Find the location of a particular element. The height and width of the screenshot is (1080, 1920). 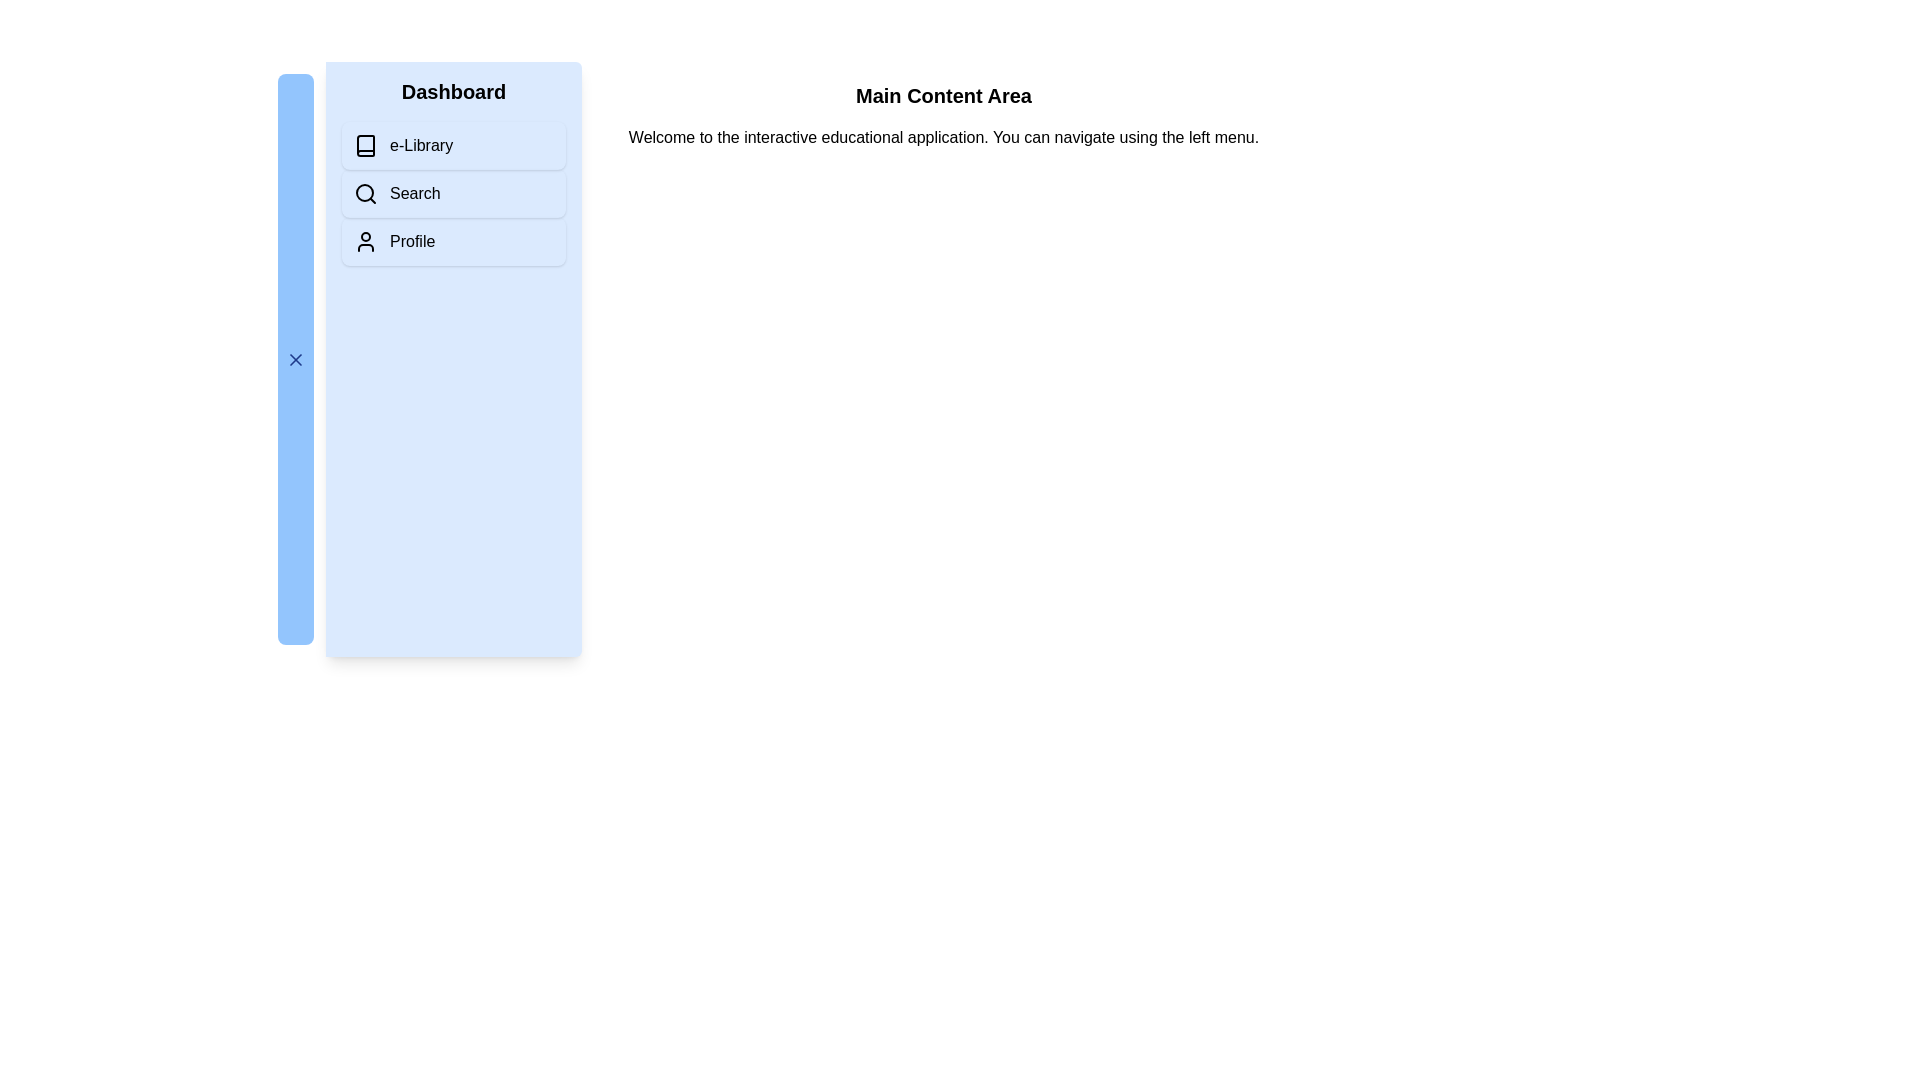

the 'Search' button with a magnifying glass icon is located at coordinates (453, 193).